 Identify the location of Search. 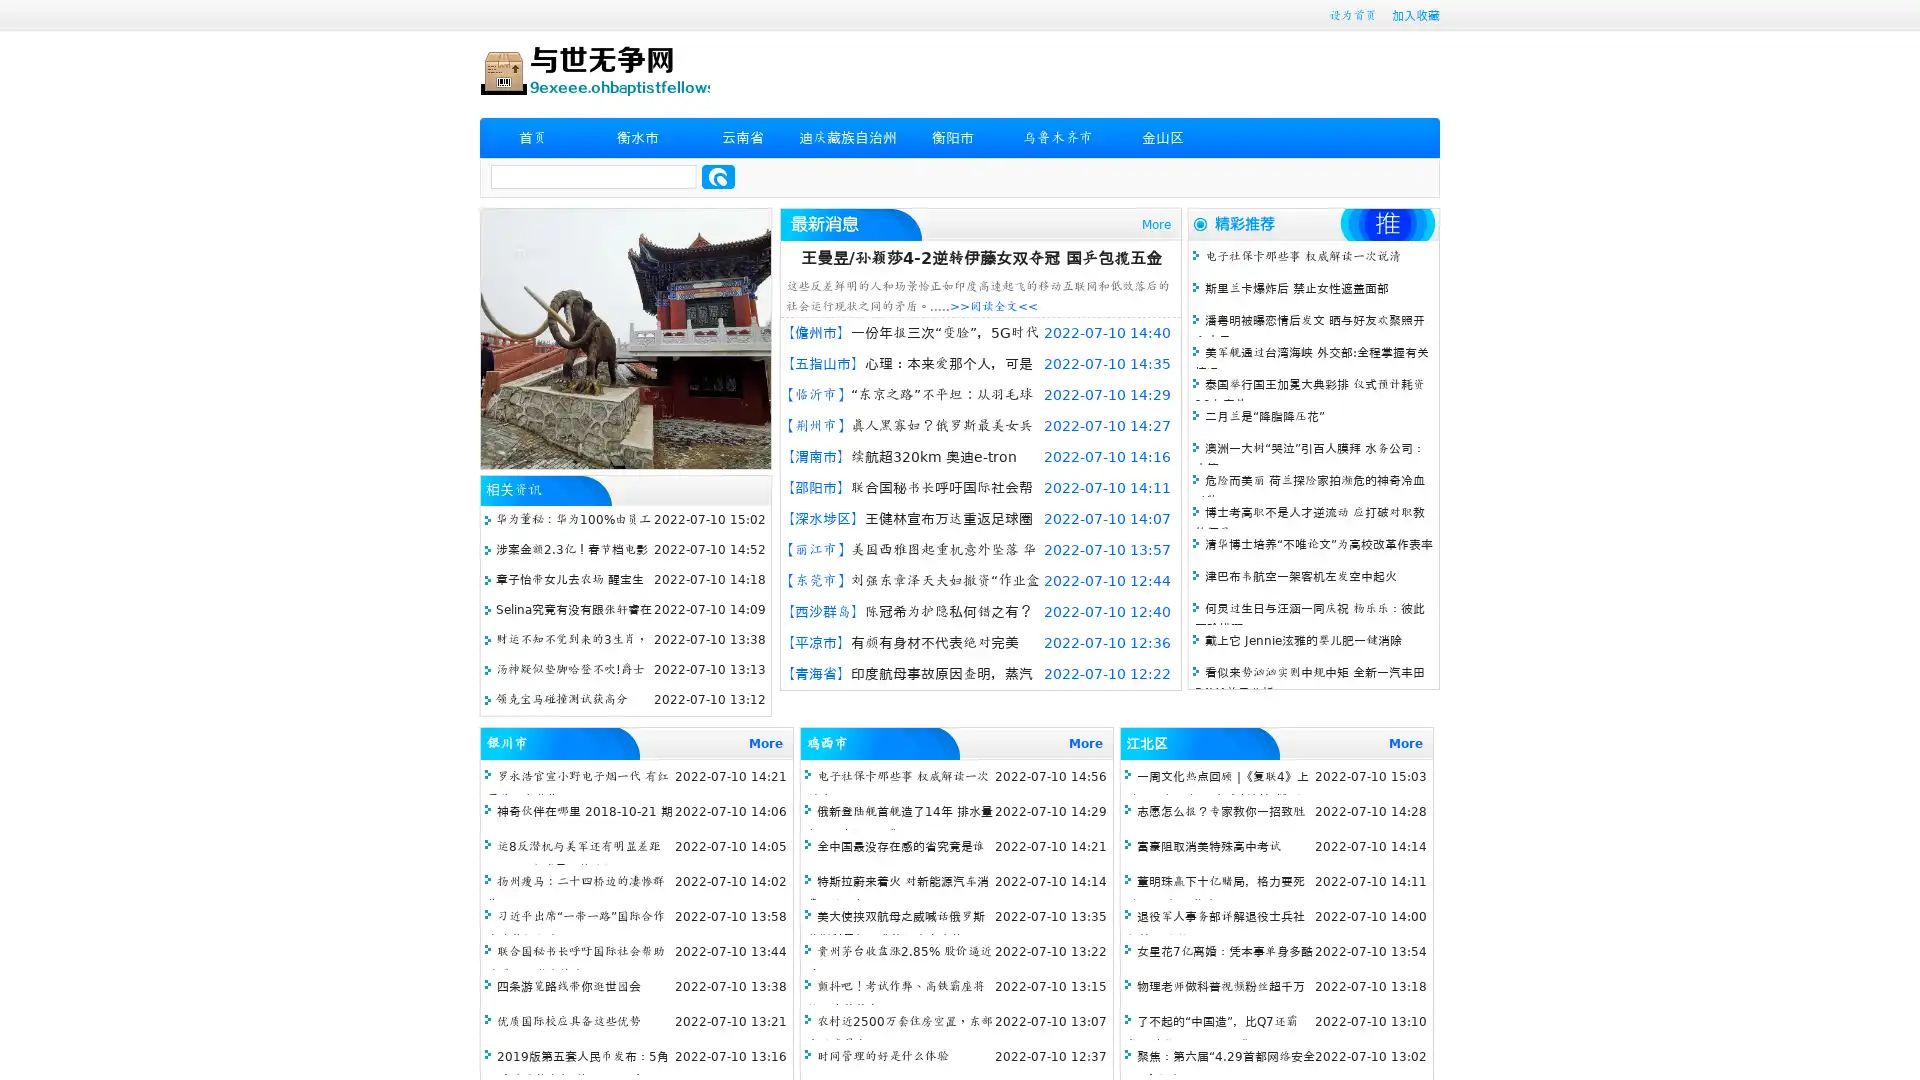
(718, 176).